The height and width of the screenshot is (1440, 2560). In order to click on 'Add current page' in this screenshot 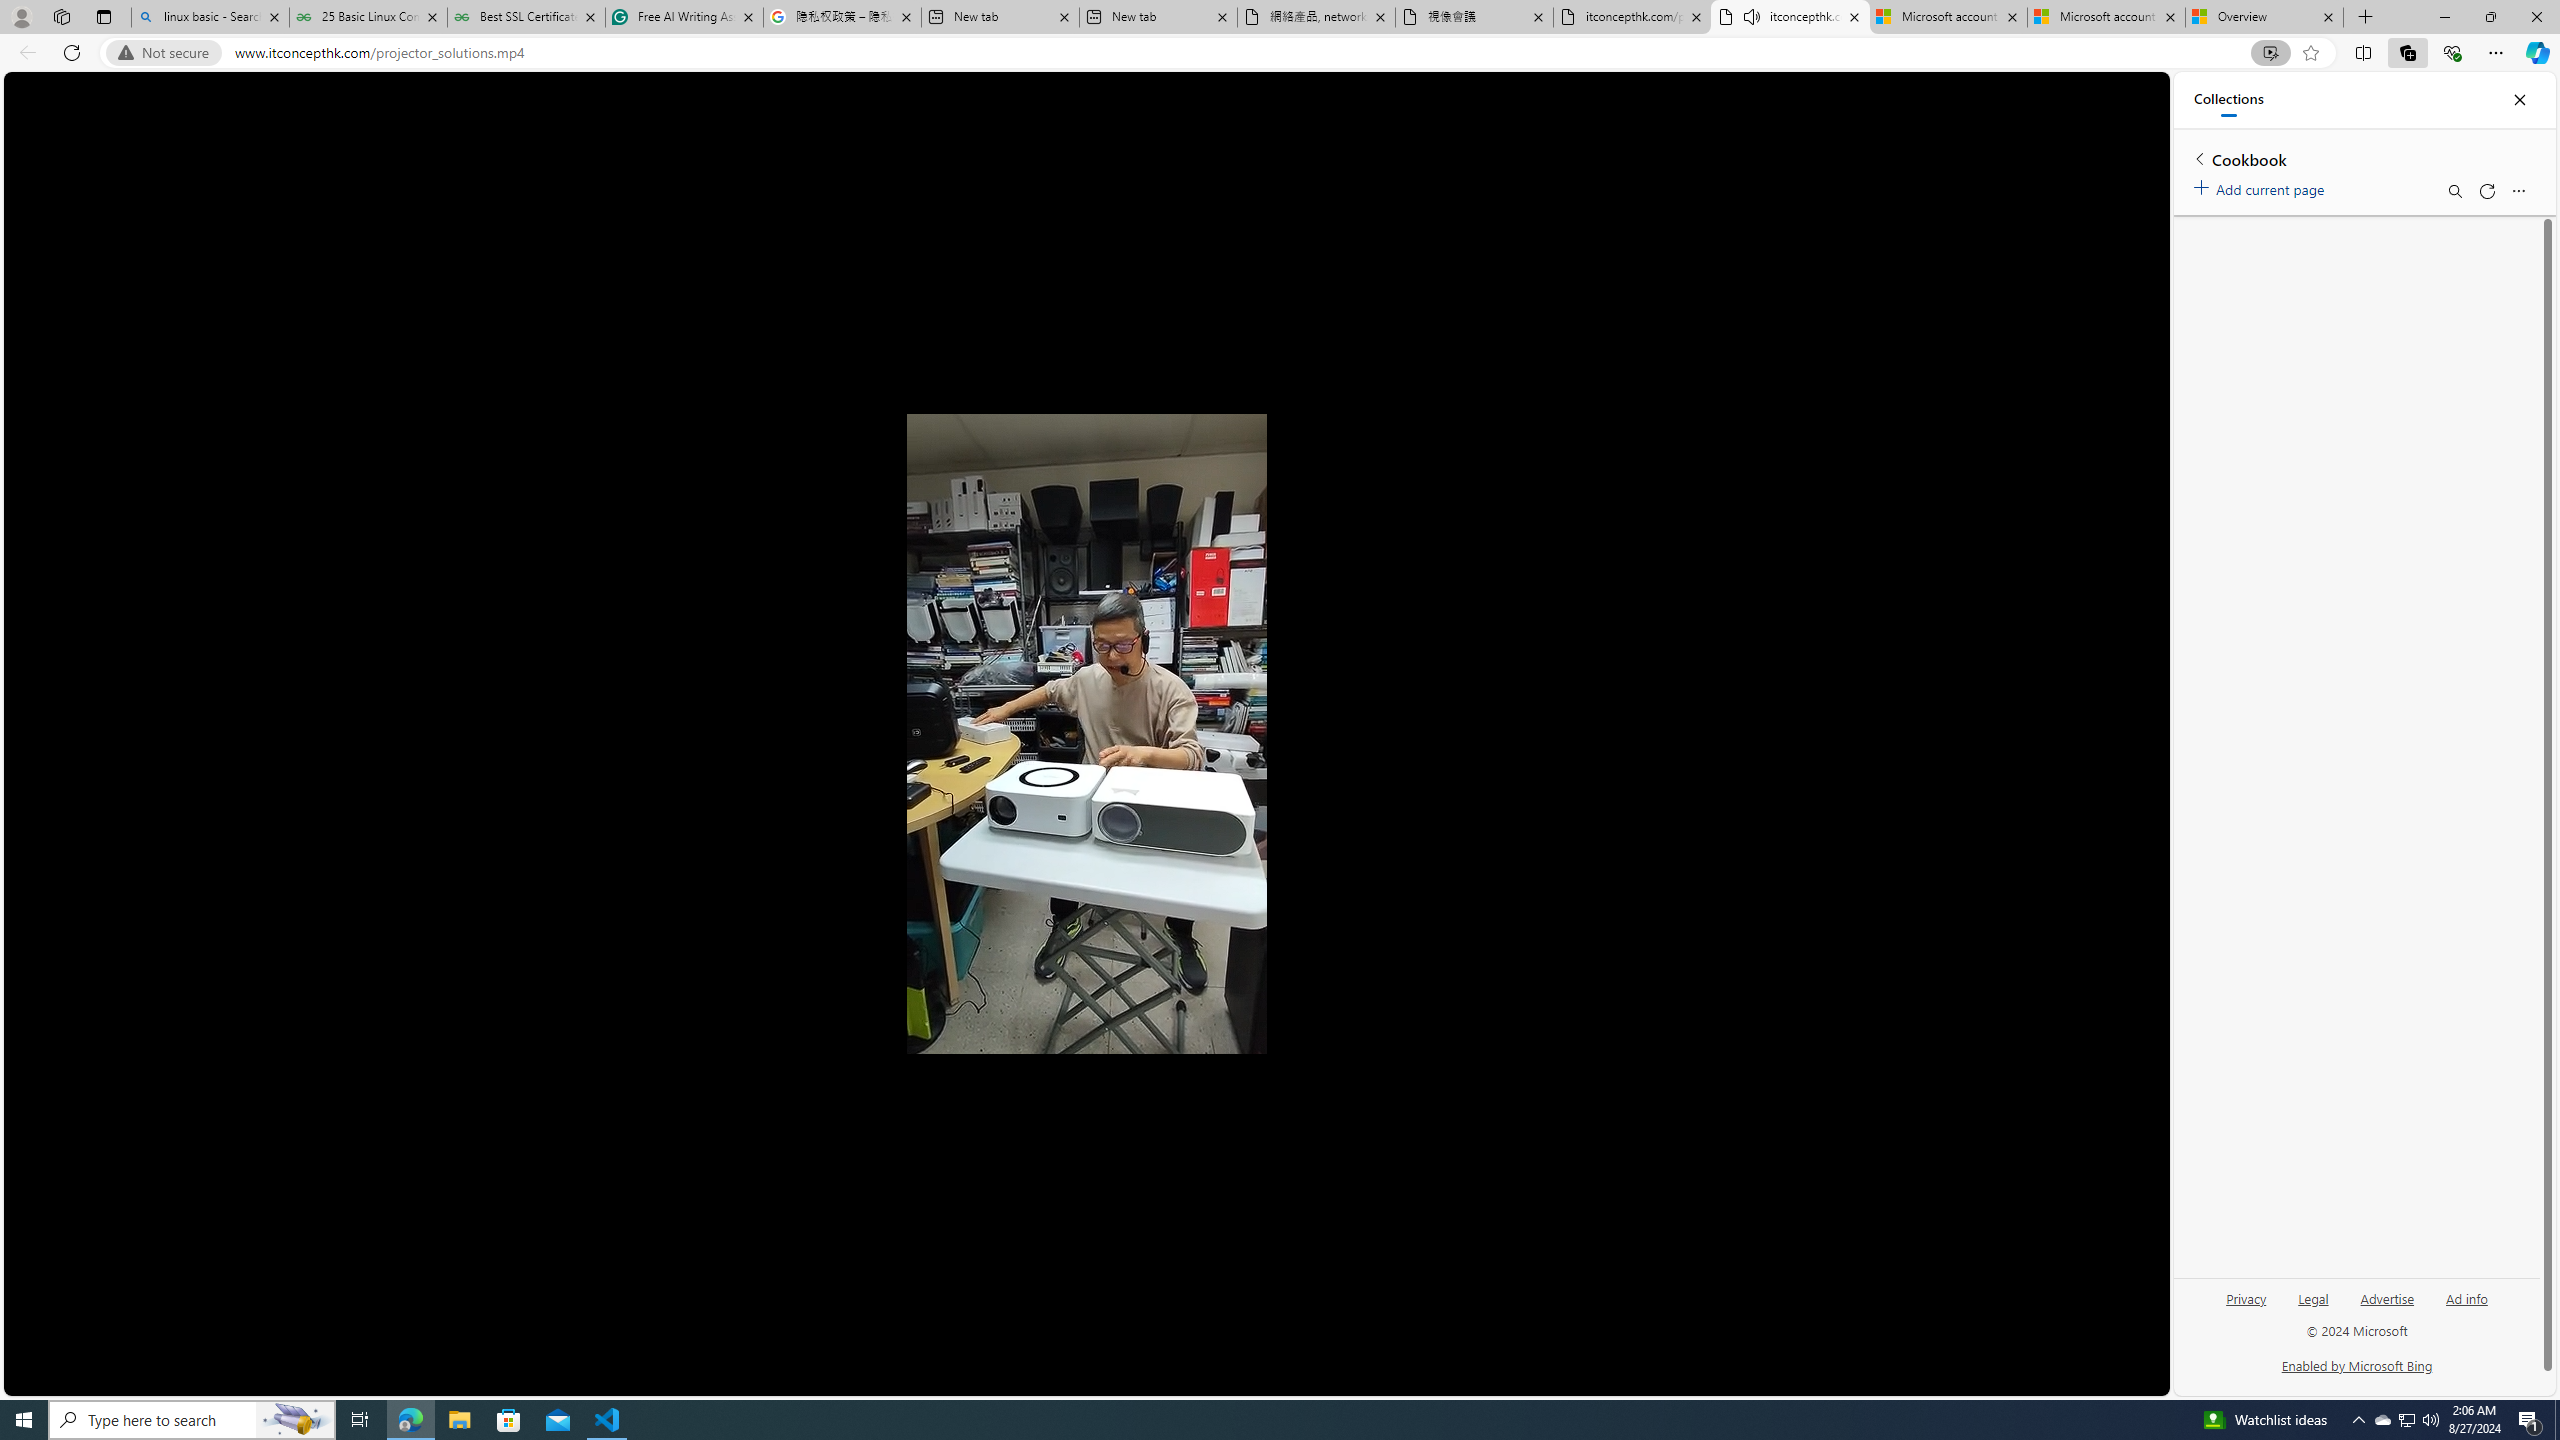, I will do `click(2262, 184)`.